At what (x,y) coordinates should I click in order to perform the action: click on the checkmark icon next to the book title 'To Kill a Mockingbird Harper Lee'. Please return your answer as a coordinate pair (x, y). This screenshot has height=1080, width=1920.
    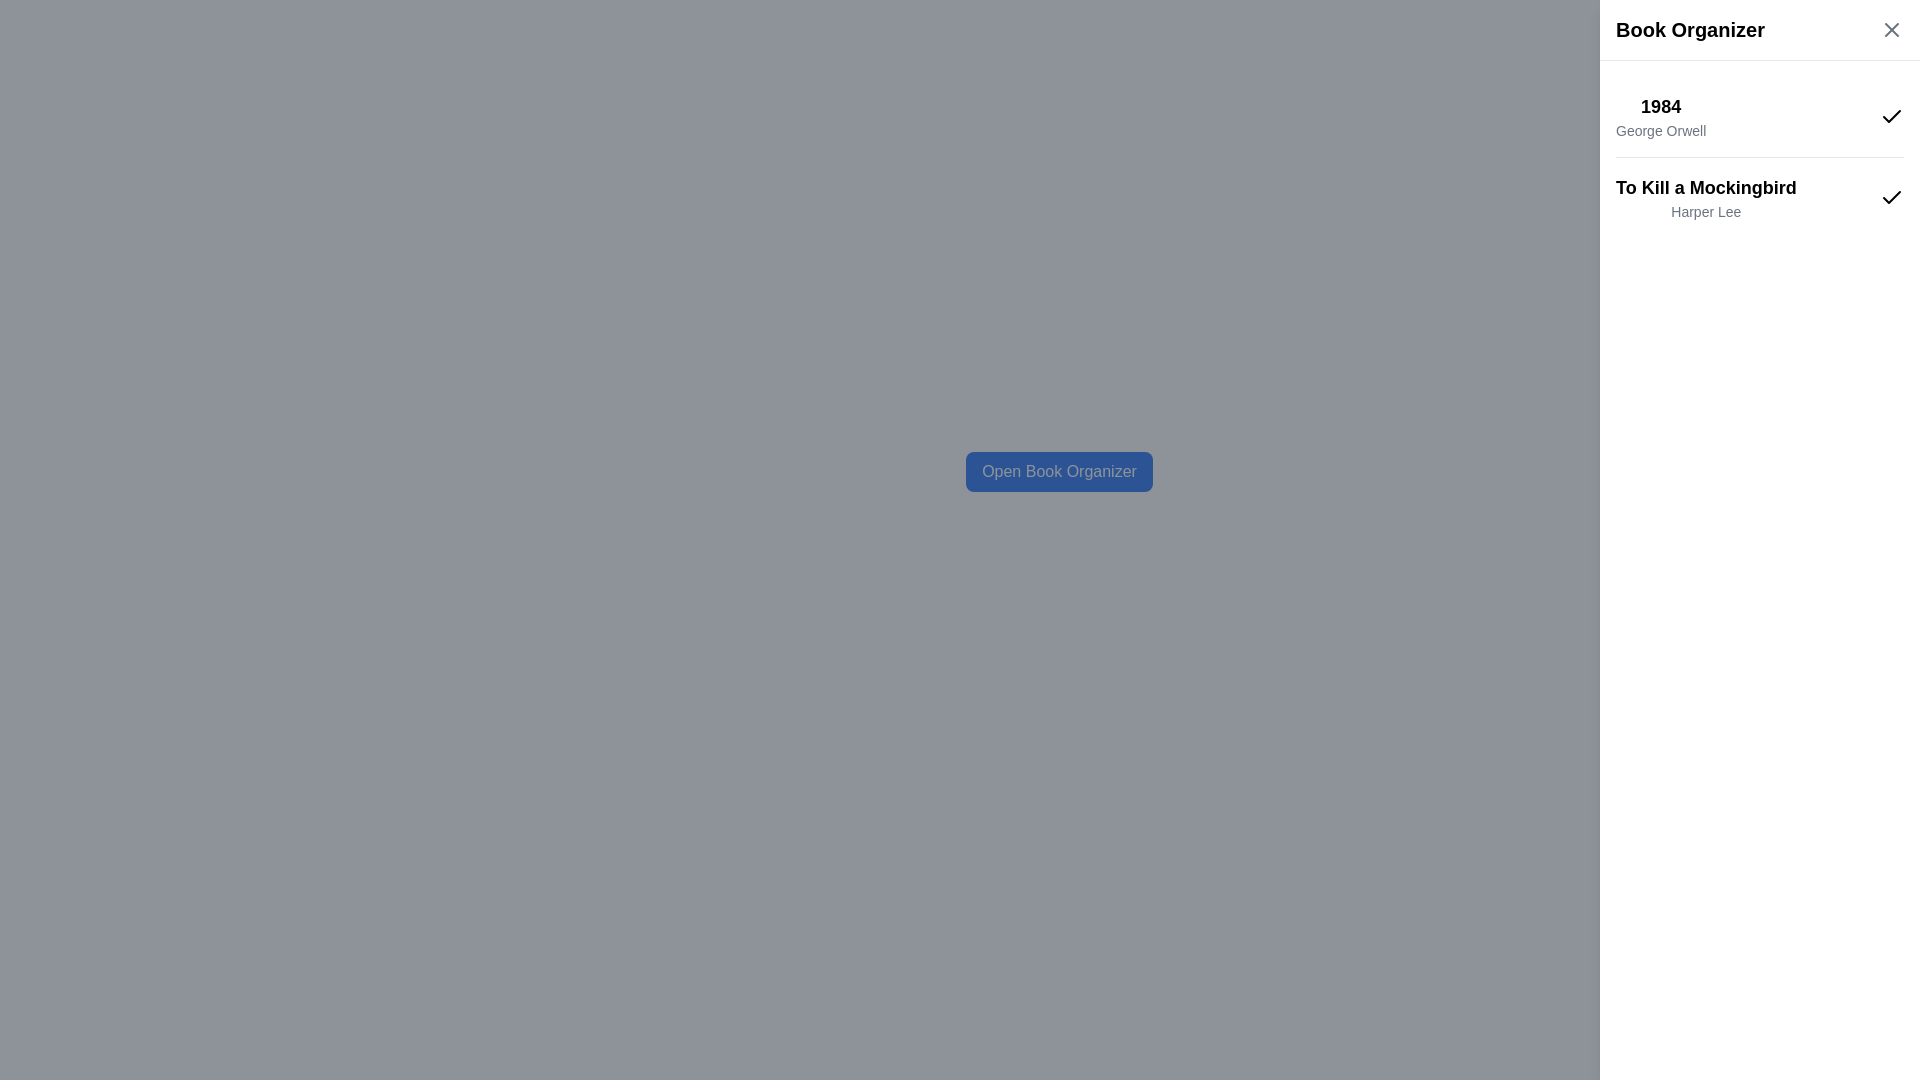
    Looking at the image, I should click on (1890, 116).